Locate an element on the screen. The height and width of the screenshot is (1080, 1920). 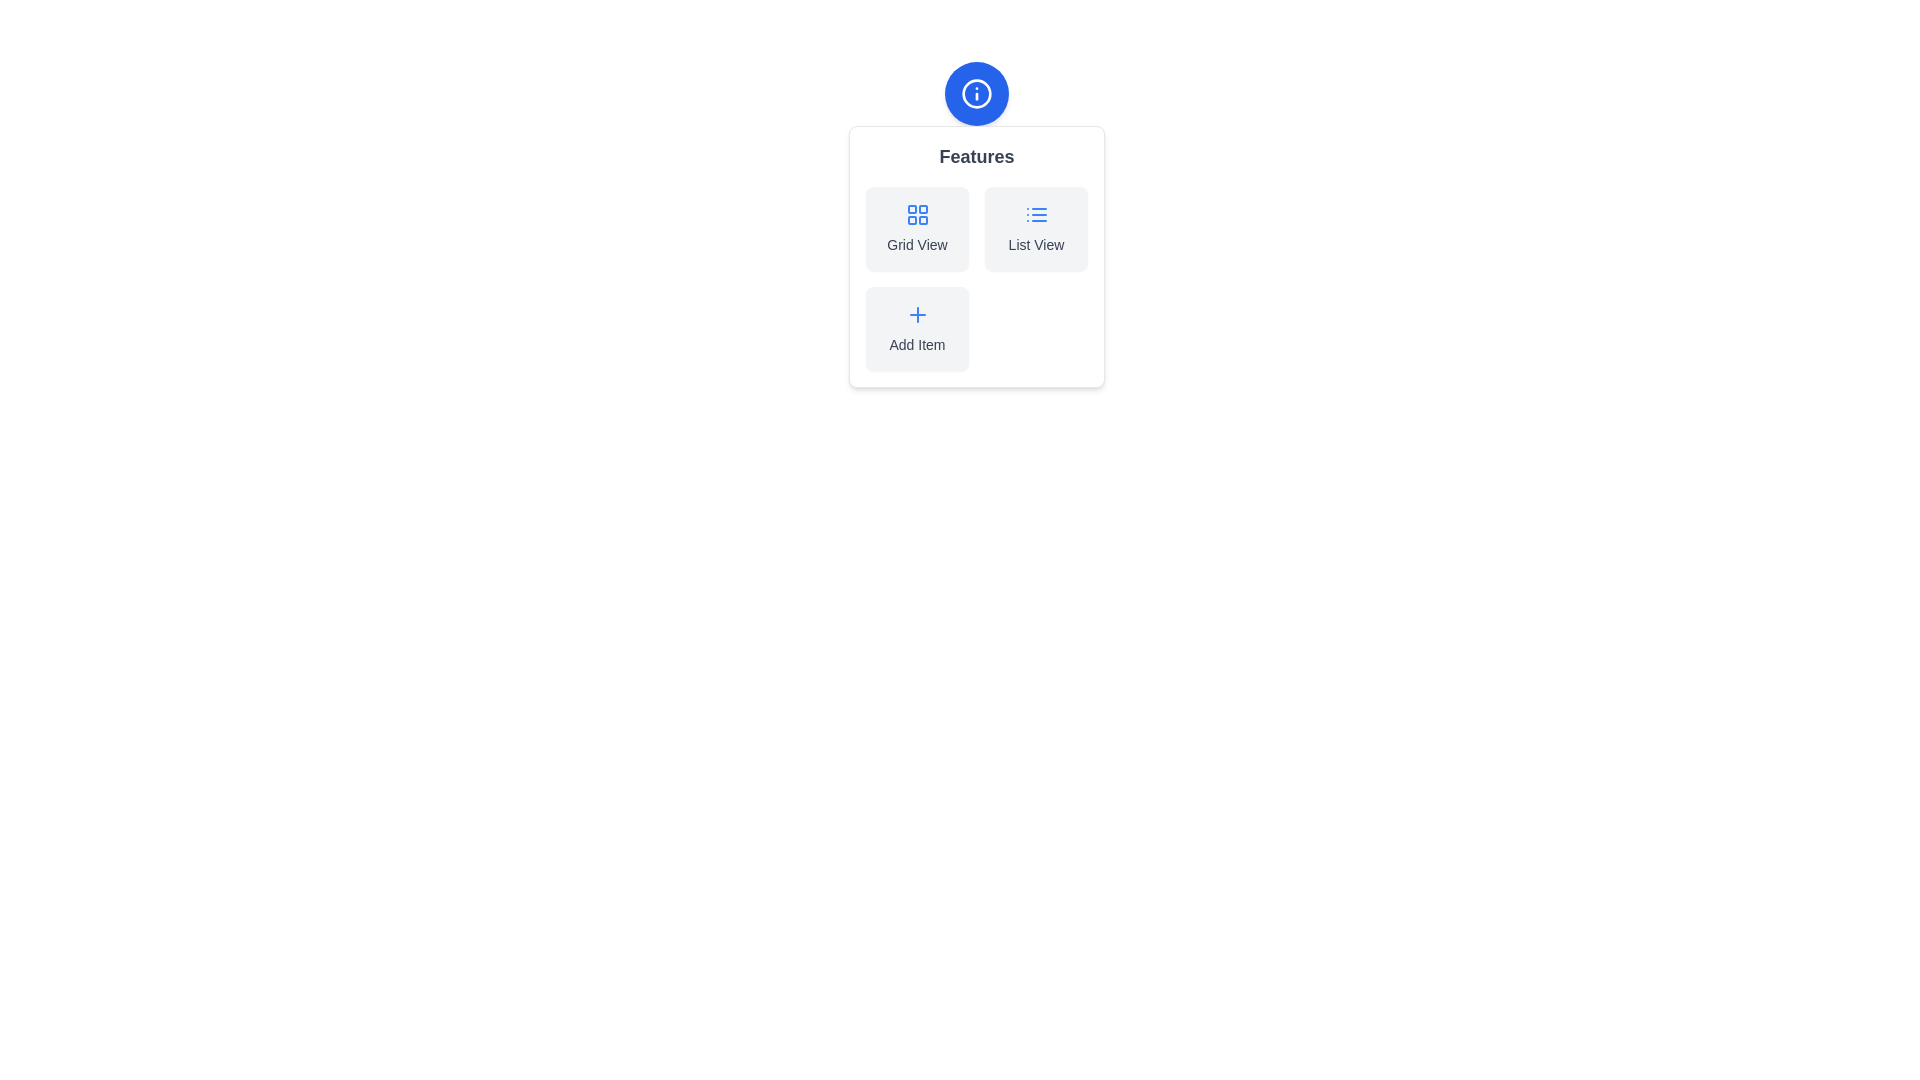
the 'Grid View' text label, which provides a description for the associated grid layout feature, located below the grid icon is located at coordinates (916, 244).